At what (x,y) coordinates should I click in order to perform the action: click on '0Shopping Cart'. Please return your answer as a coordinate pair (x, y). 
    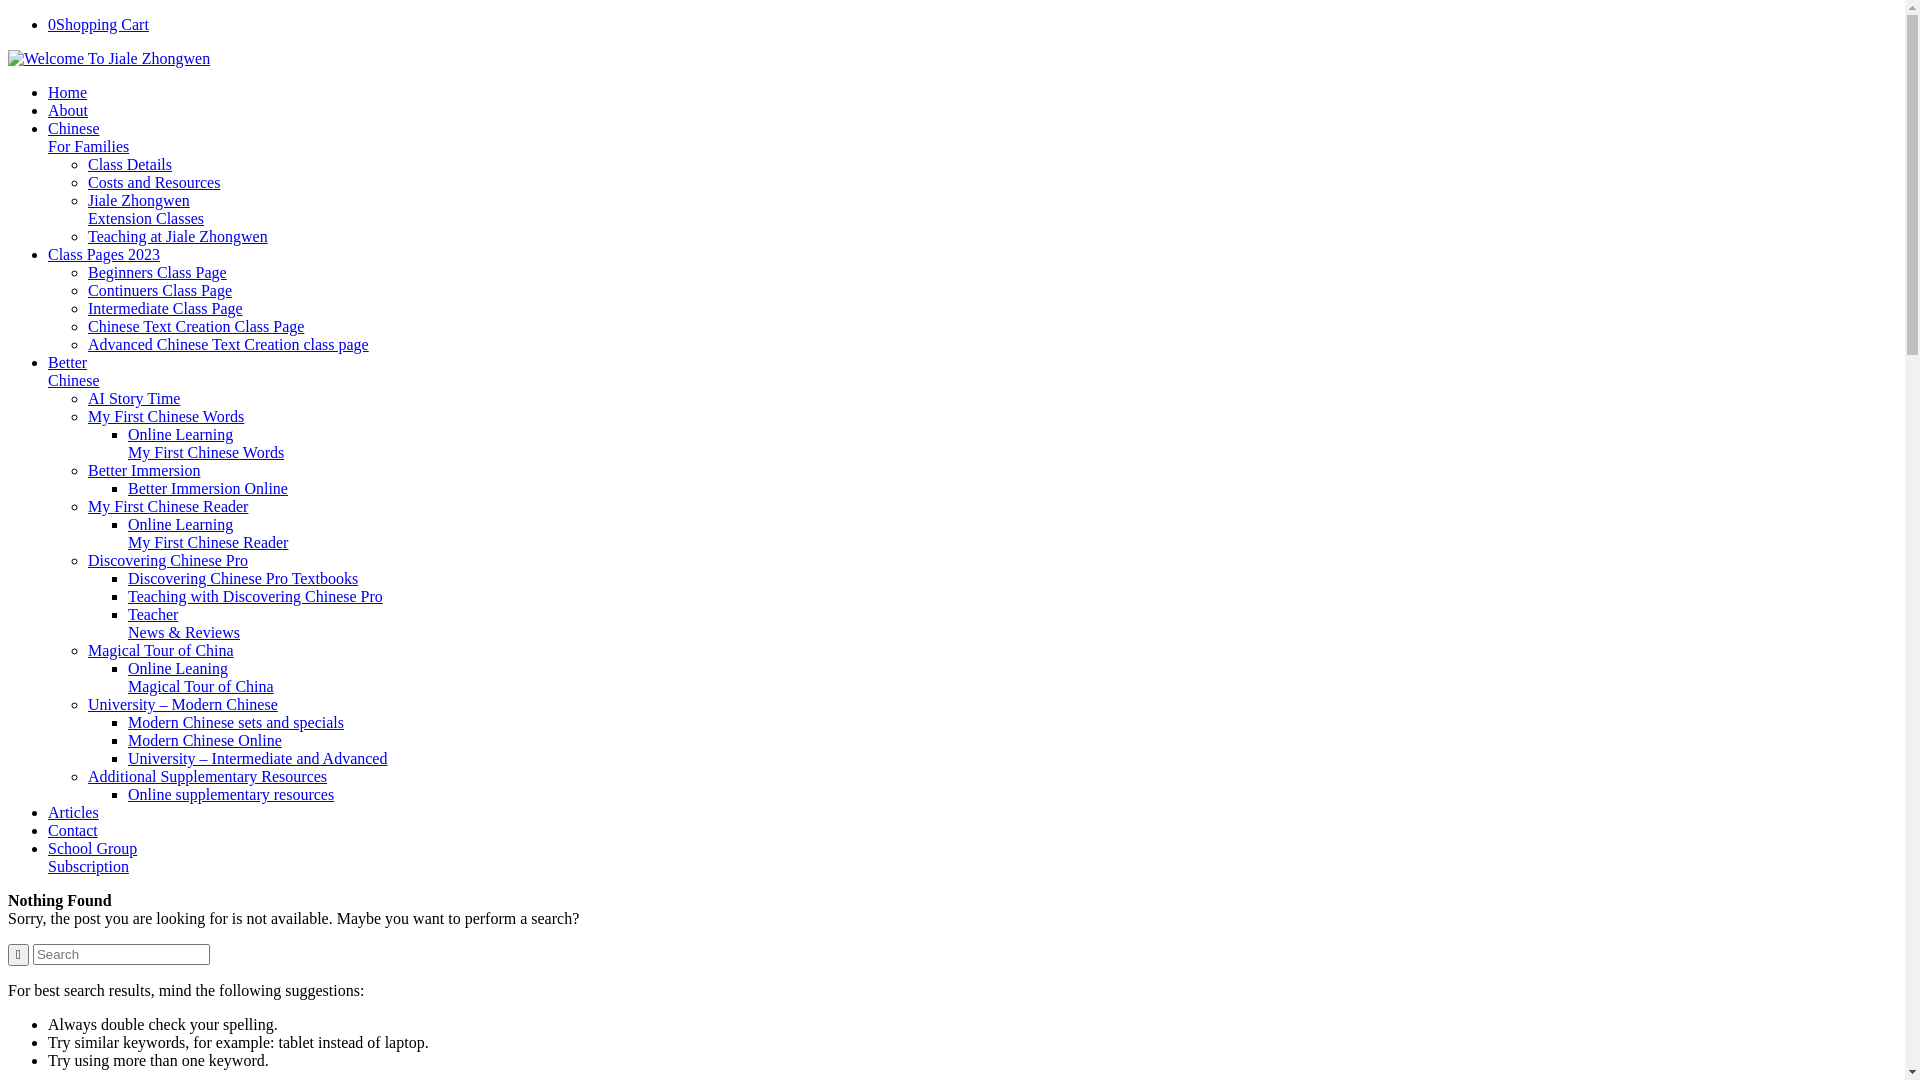
    Looking at the image, I should click on (48, 24).